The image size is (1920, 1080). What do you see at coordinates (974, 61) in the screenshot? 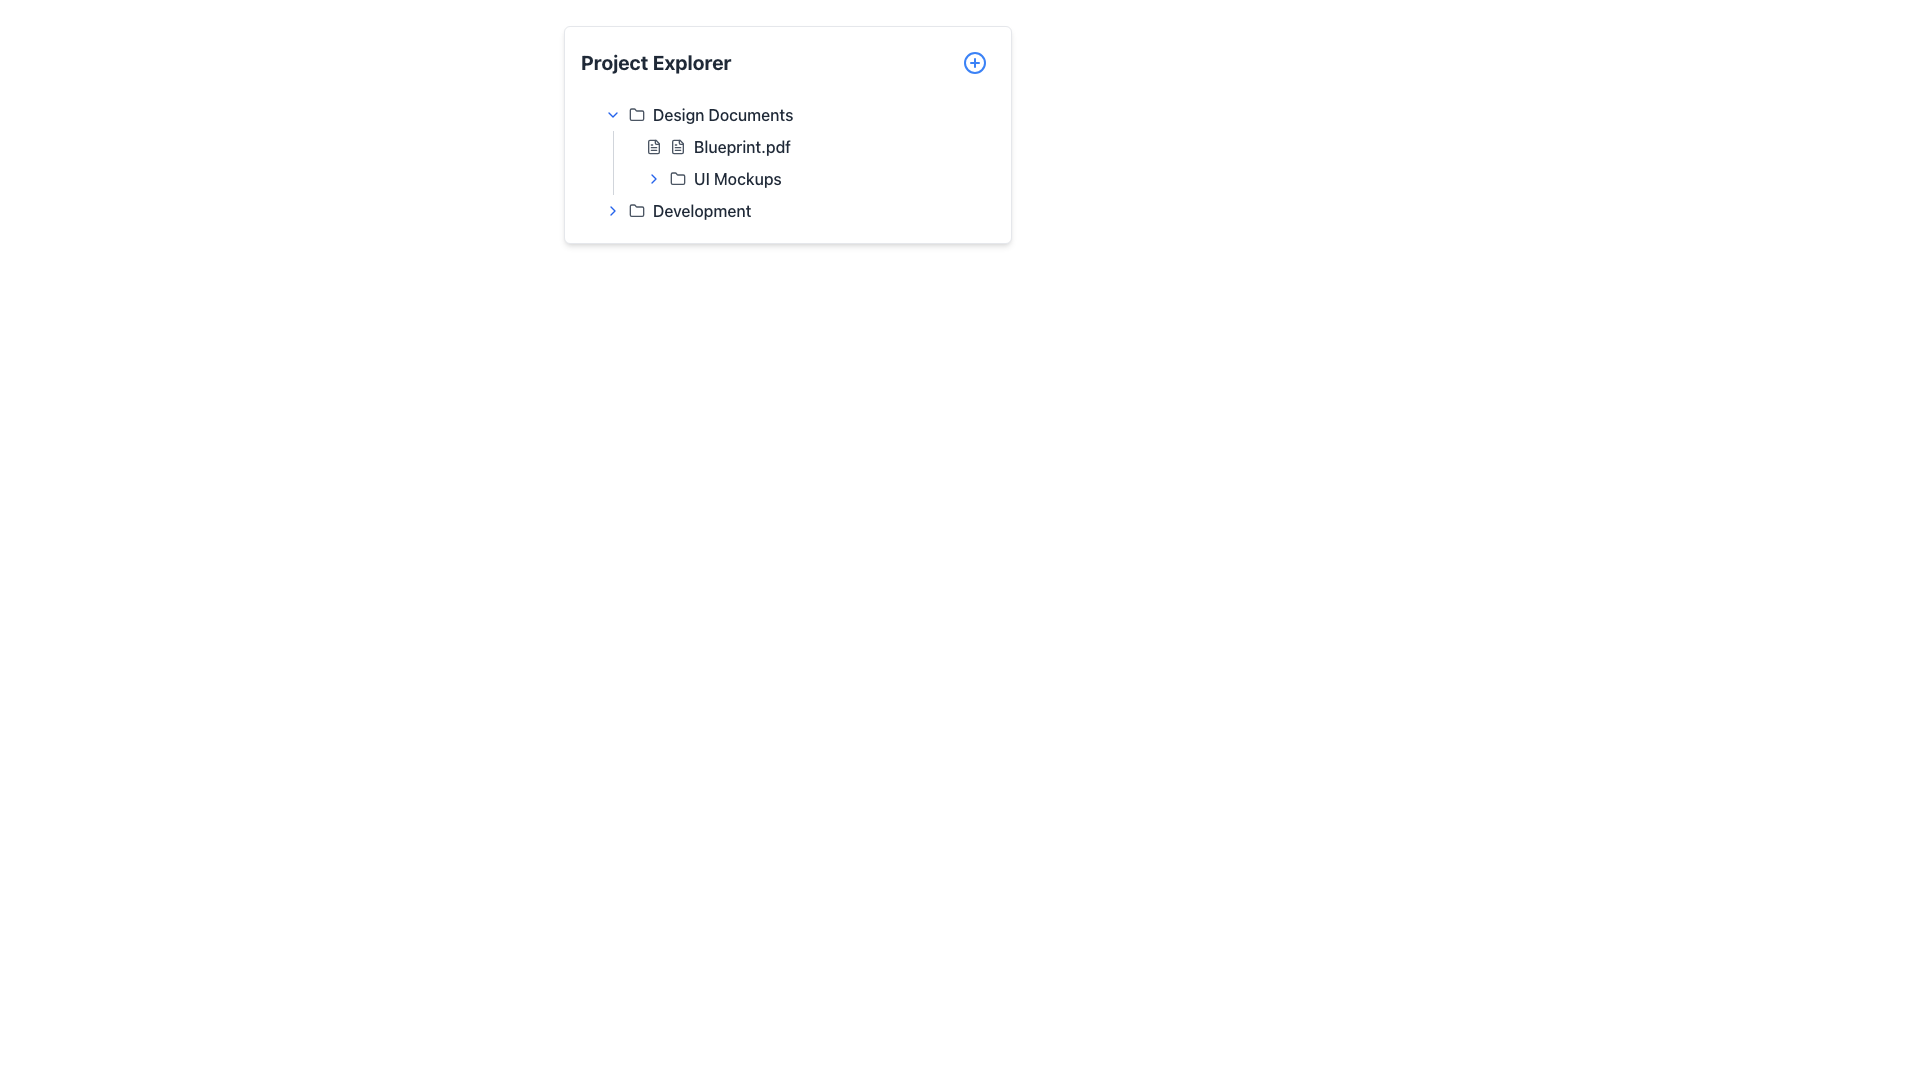
I see `the blue circular icon button with a plus sign in the top-right corner of the 'Project Explorer' section` at bounding box center [974, 61].